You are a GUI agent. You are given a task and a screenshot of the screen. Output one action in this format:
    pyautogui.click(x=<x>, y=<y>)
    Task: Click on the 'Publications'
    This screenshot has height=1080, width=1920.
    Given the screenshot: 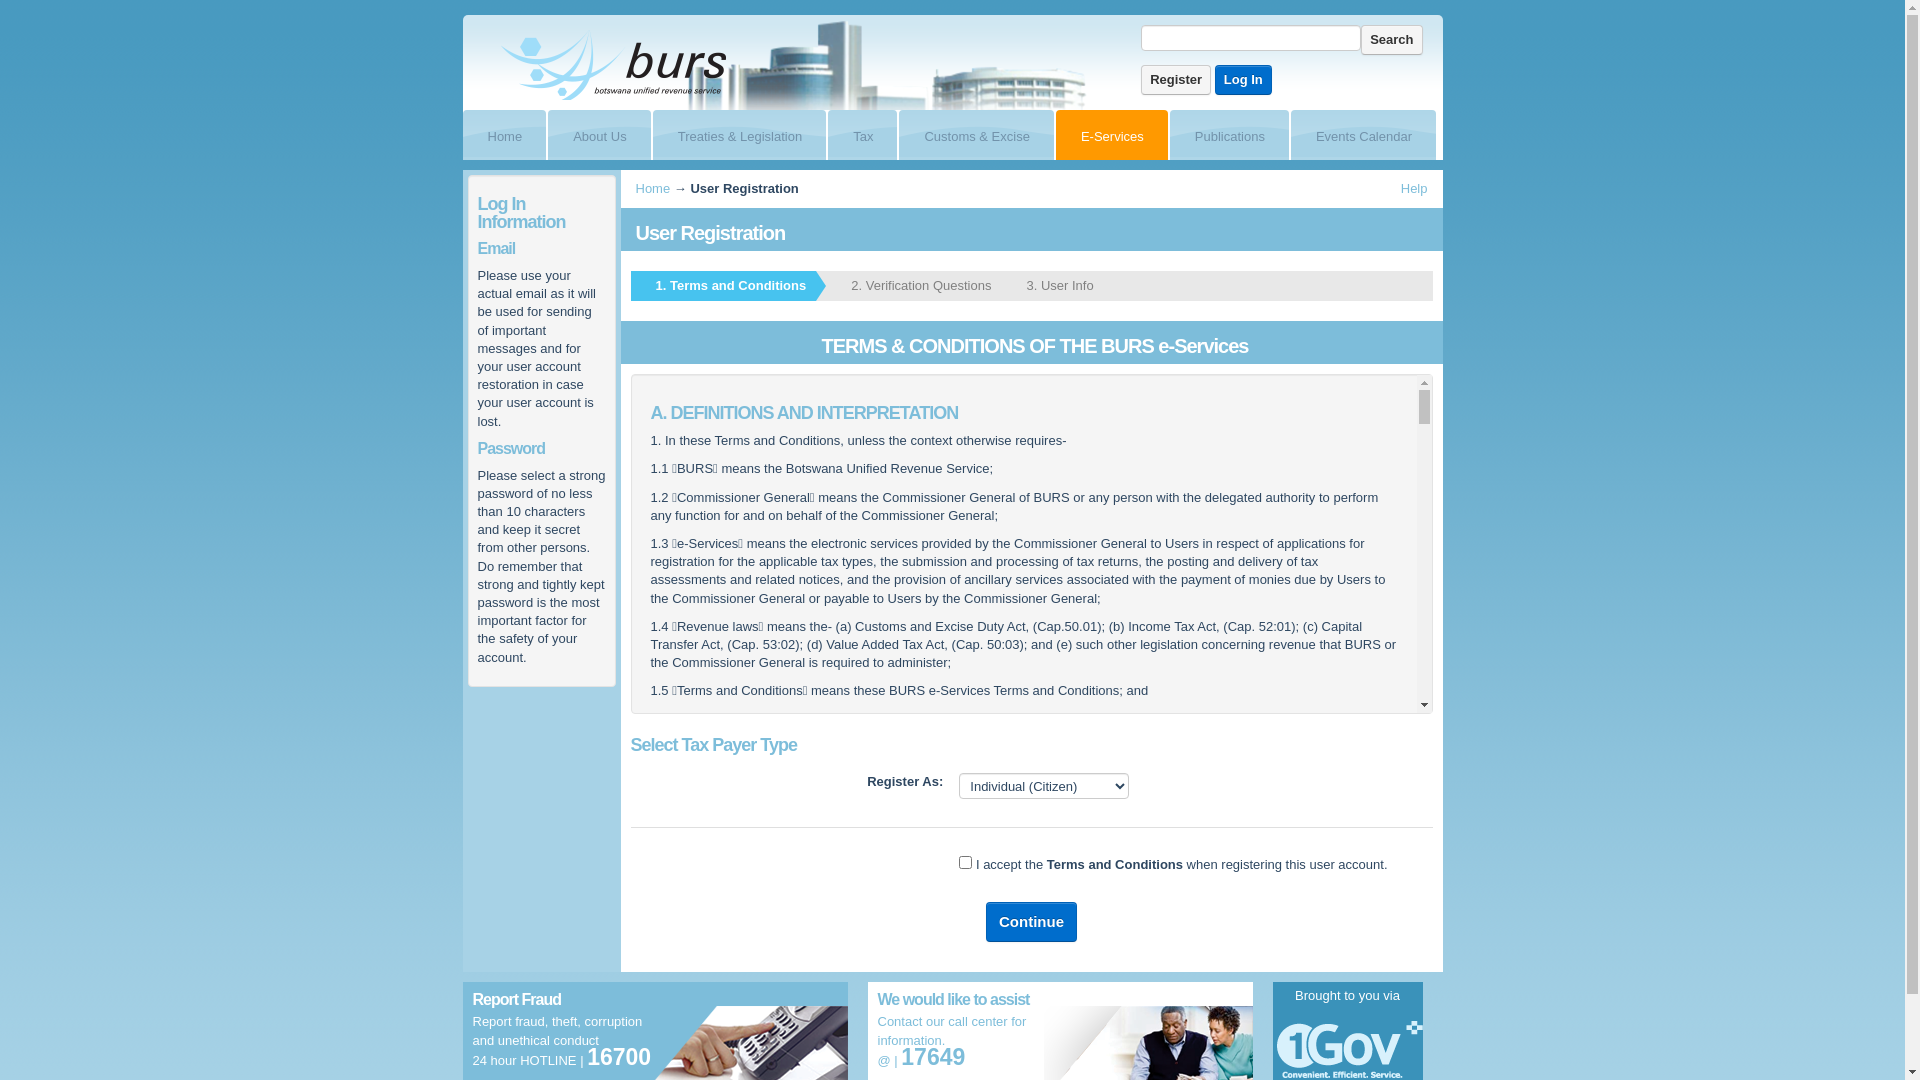 What is the action you would take?
    pyautogui.click(x=1218, y=135)
    